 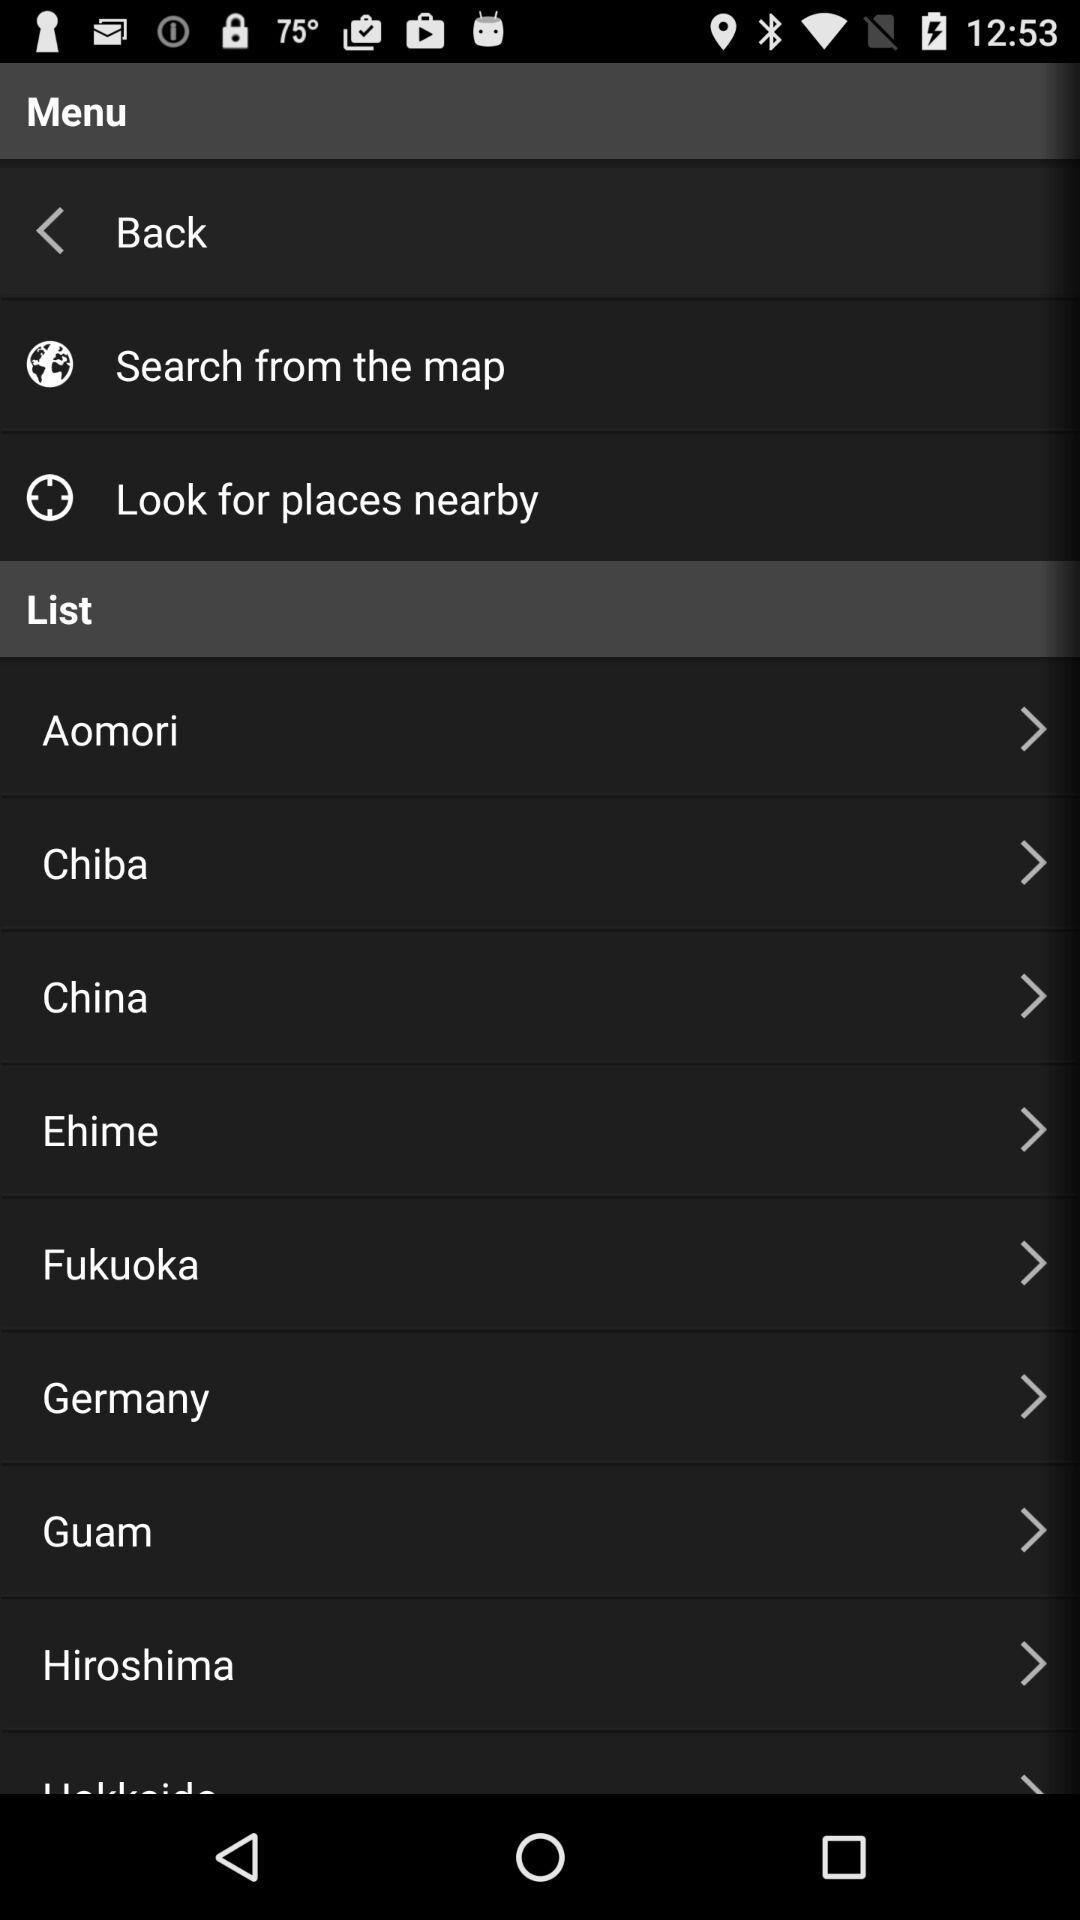 What do you see at coordinates (505, 728) in the screenshot?
I see `the aomori item` at bounding box center [505, 728].